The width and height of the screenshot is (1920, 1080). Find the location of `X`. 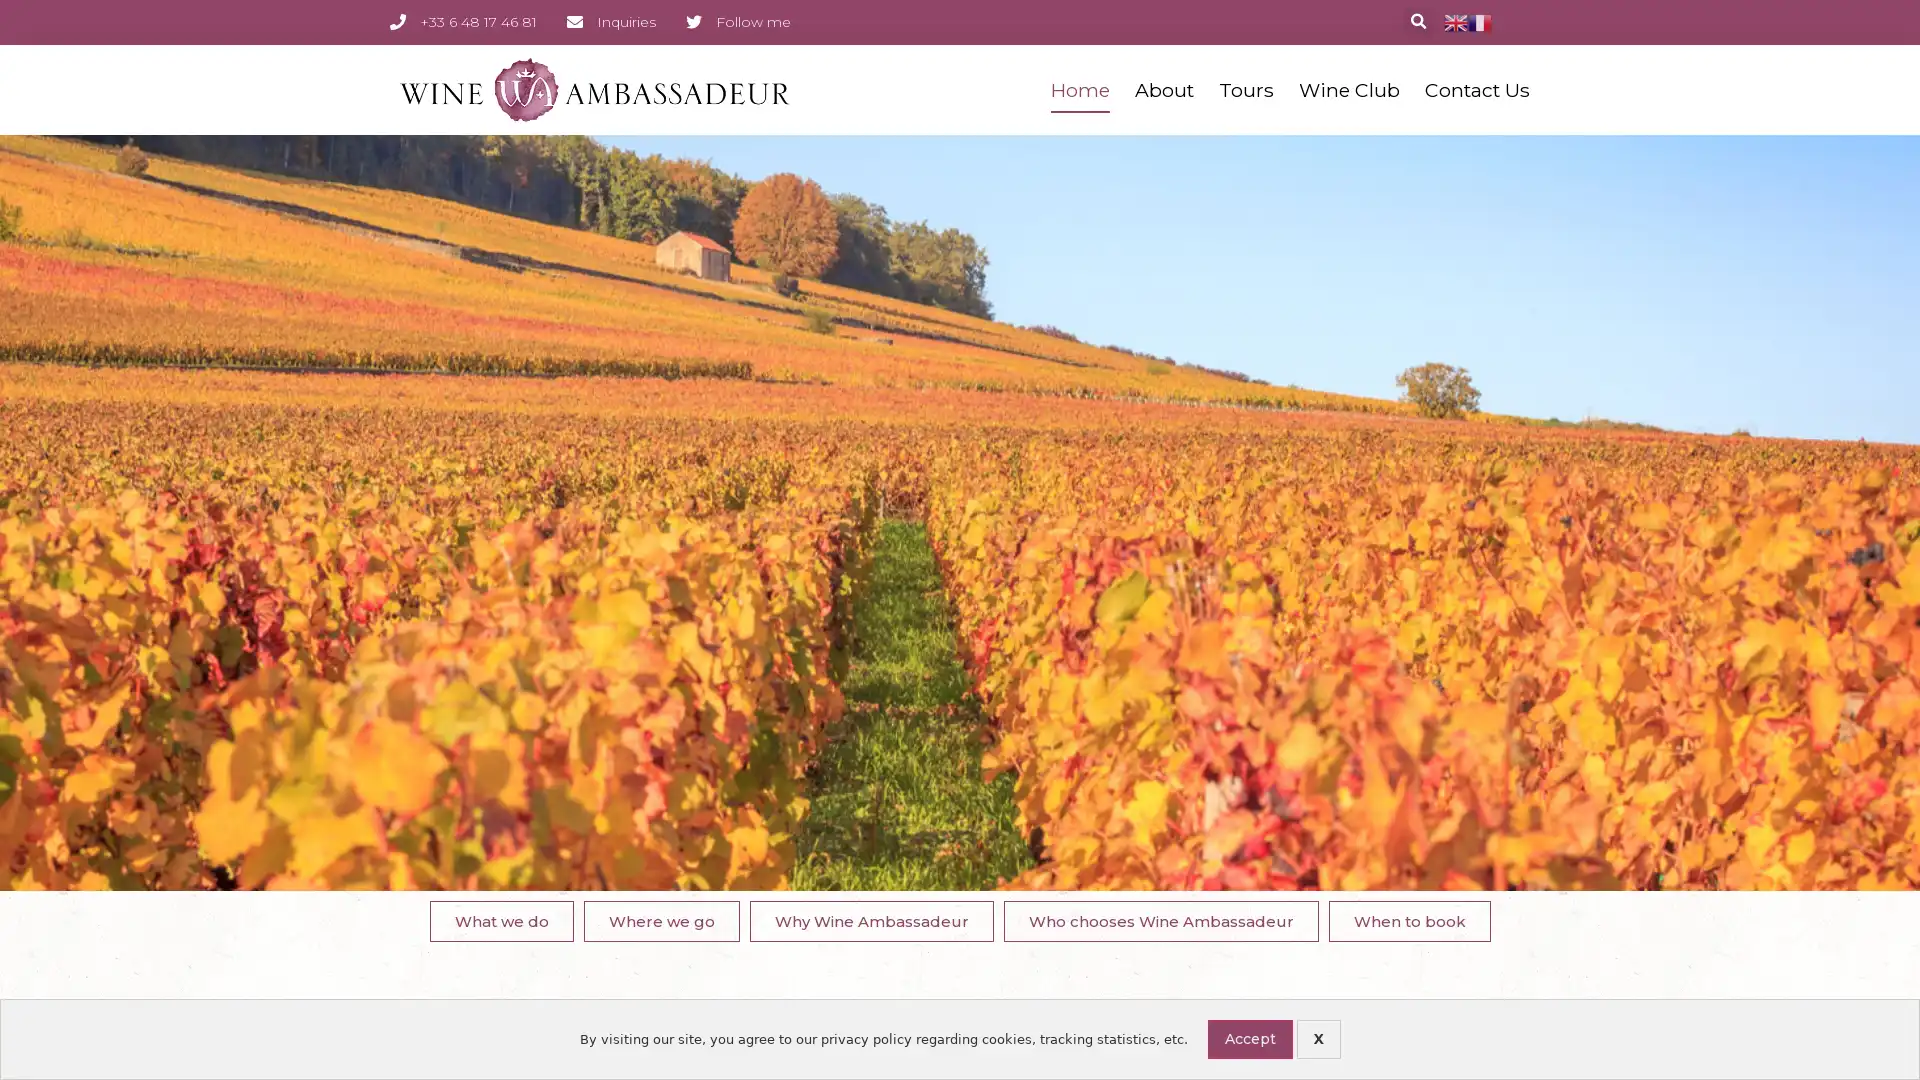

X is located at coordinates (1318, 1038).